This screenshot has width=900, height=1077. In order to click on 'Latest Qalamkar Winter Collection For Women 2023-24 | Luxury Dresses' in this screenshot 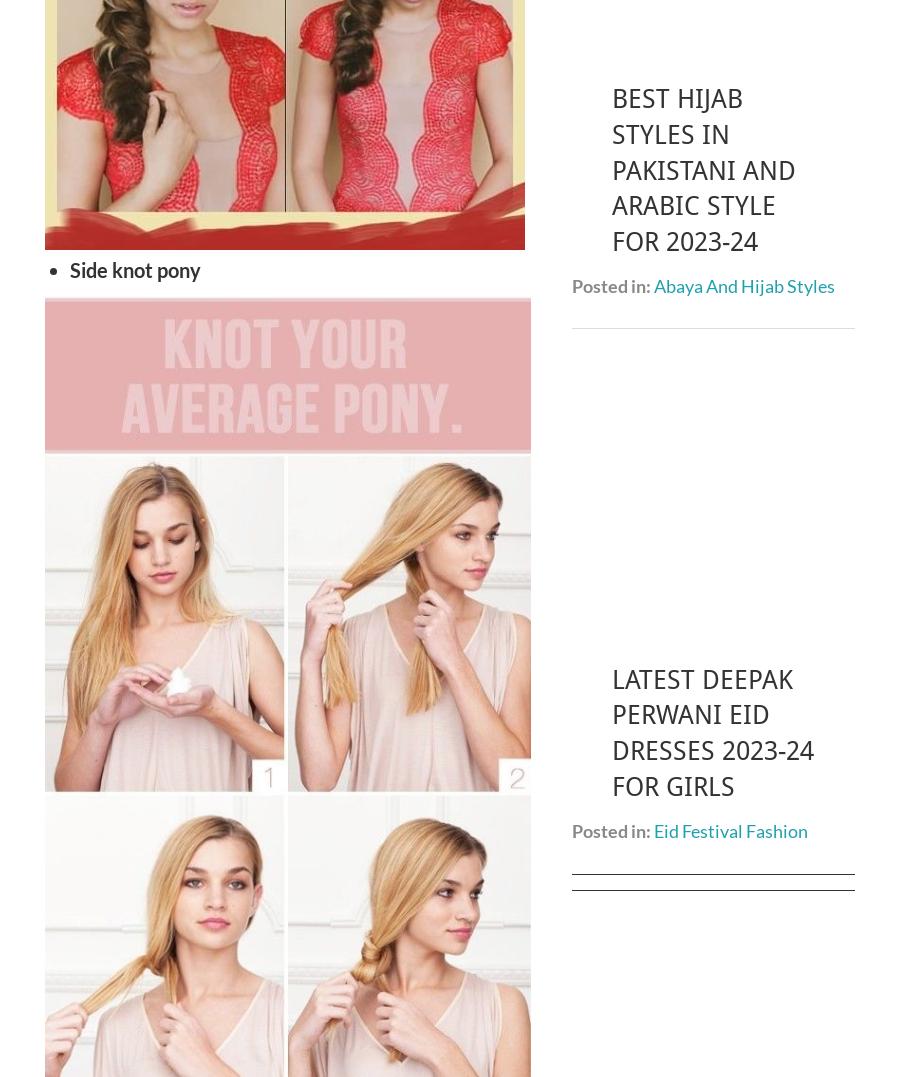, I will do `click(708, 895)`.